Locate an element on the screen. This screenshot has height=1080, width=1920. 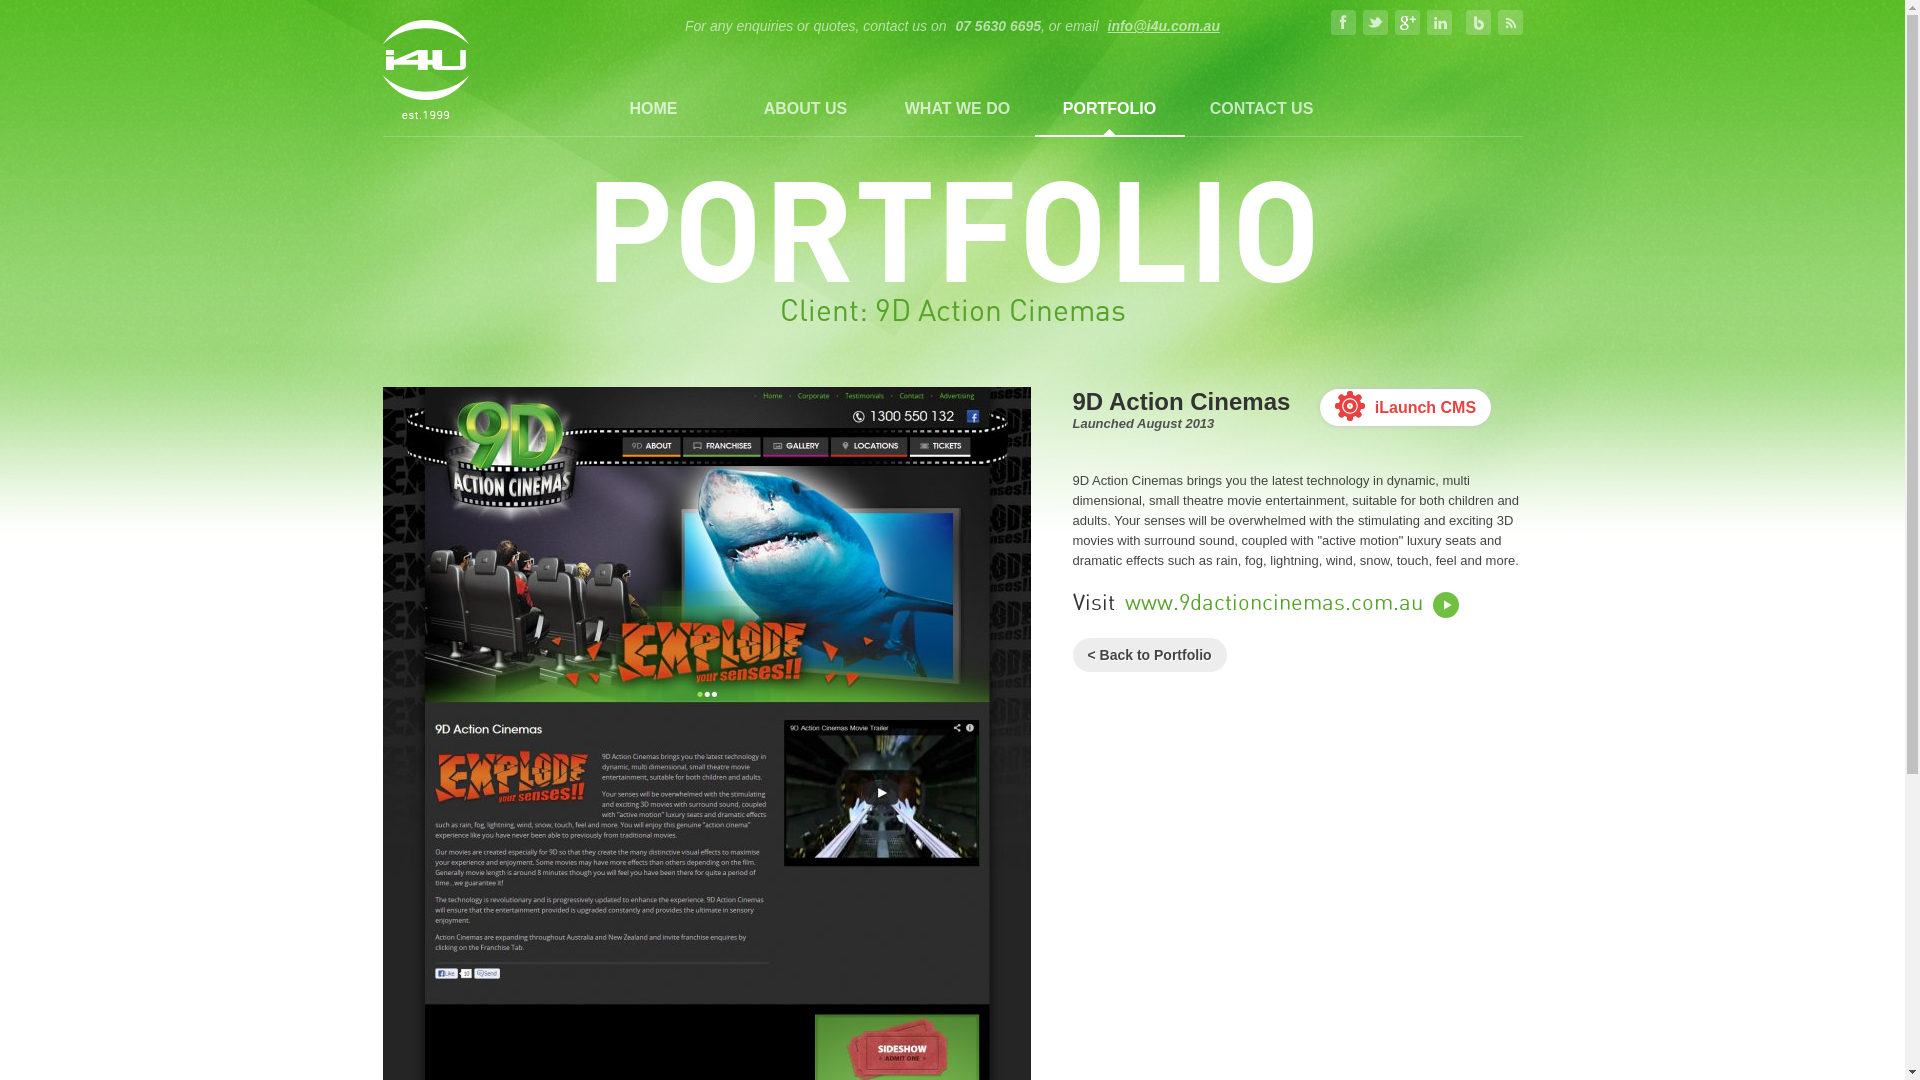
'info@i4u.com.au' is located at coordinates (1161, 26).